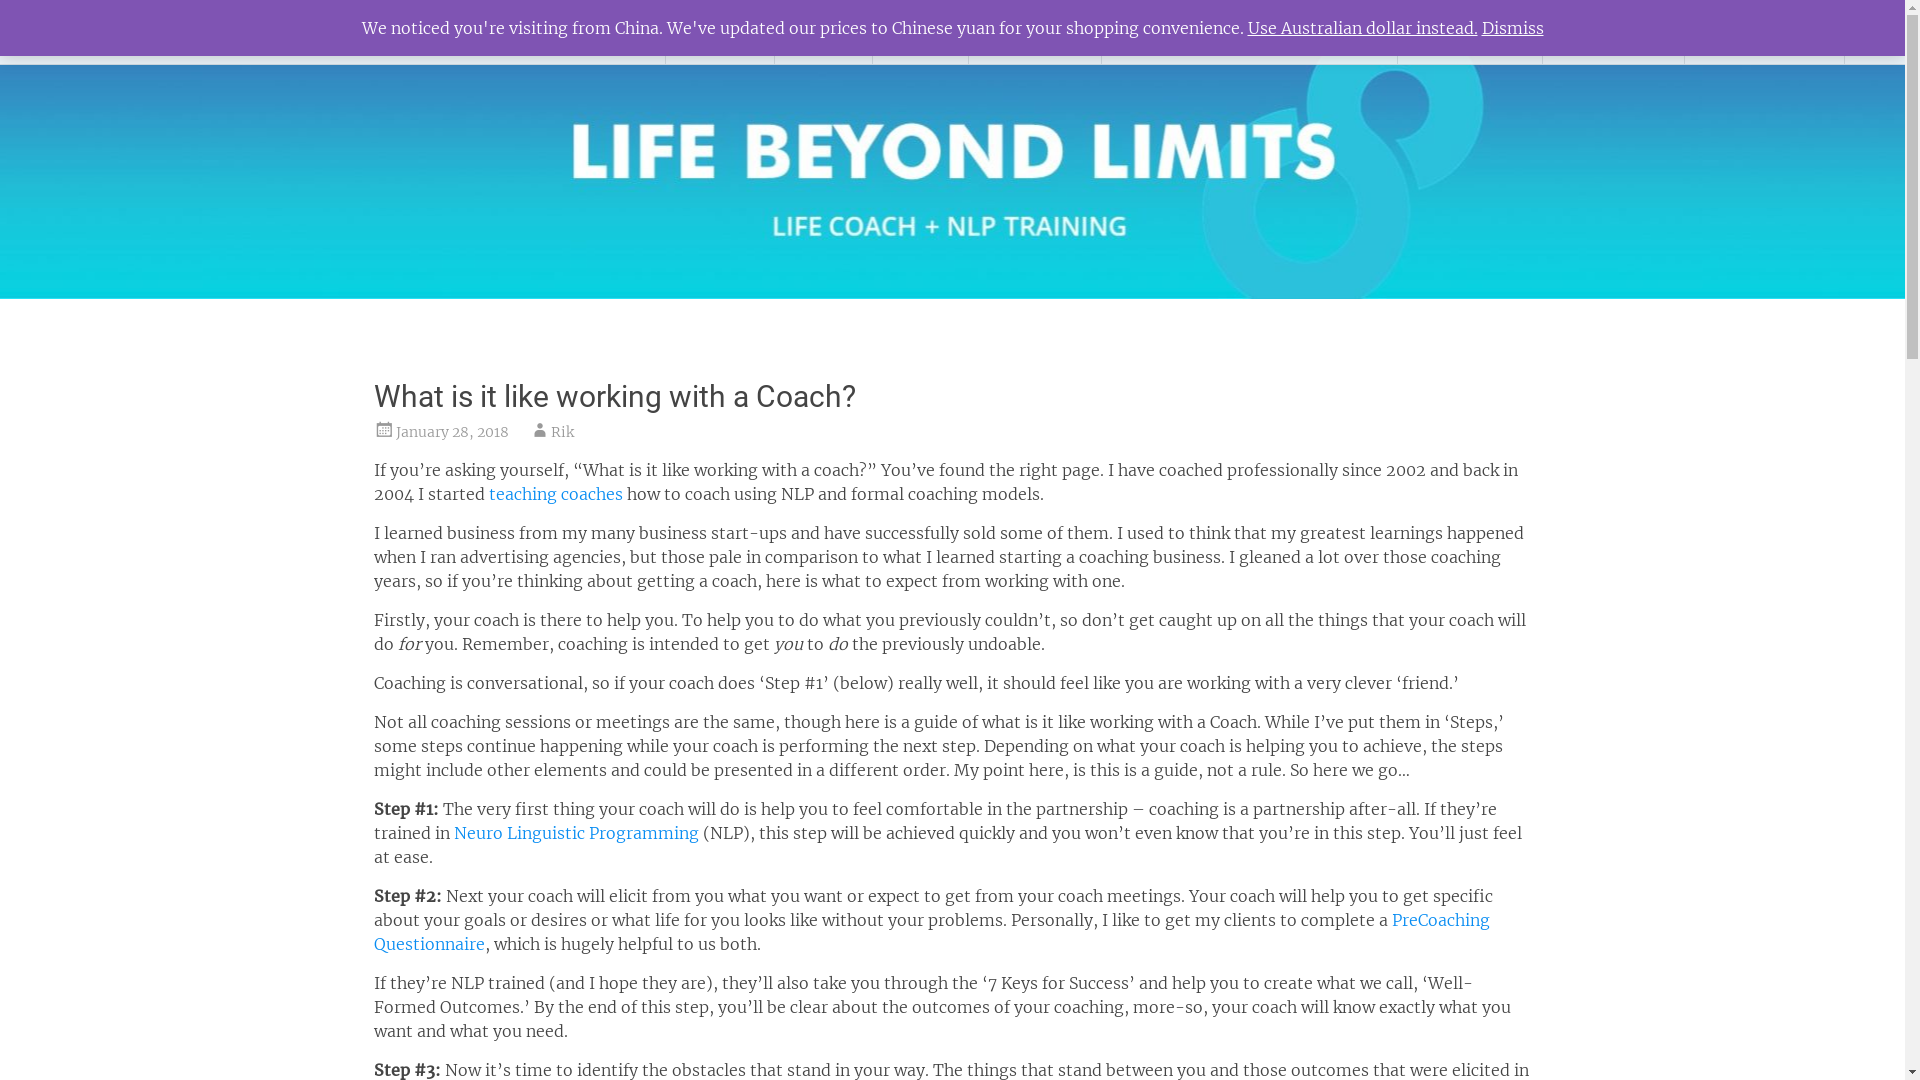 This screenshot has width=1920, height=1080. I want to click on 'Use Australian dollar instead.', so click(1362, 27).